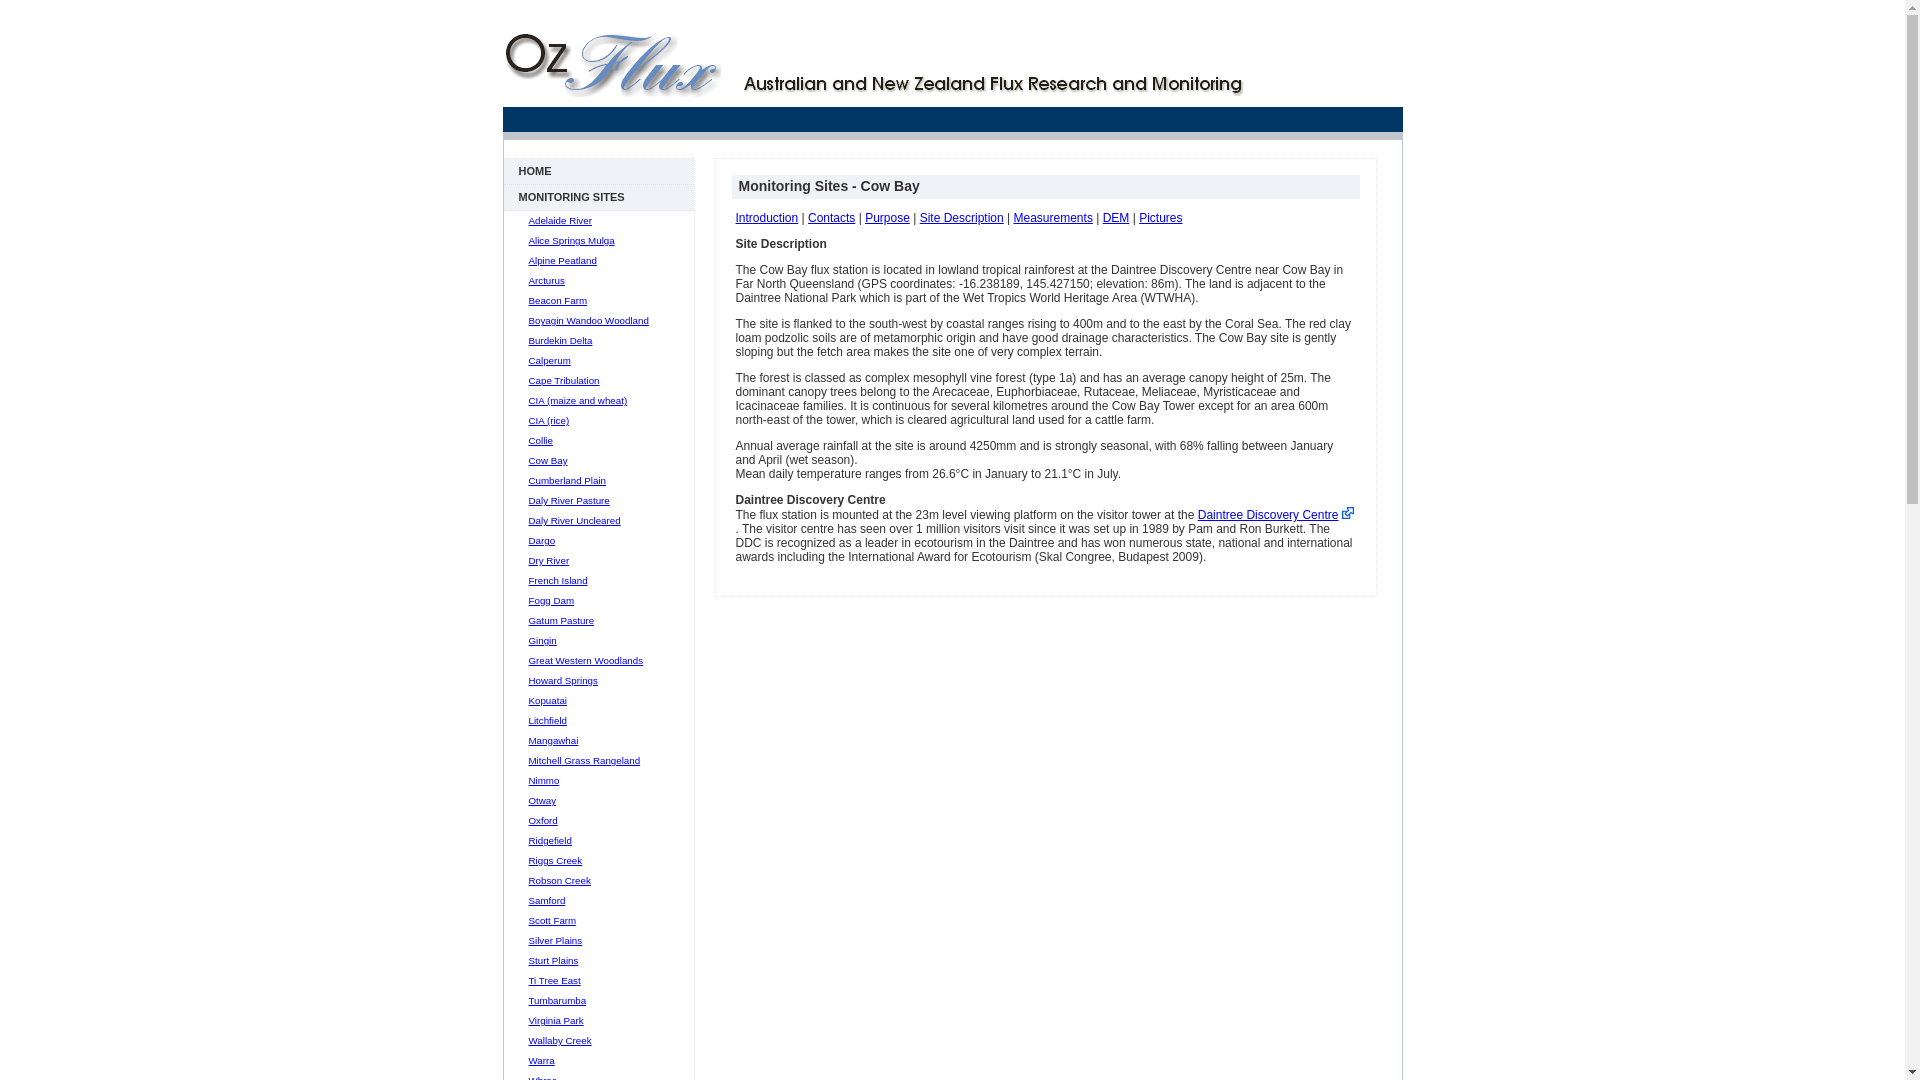 The height and width of the screenshot is (1080, 1920). Describe the element at coordinates (556, 1000) in the screenshot. I see `'Tumbarumba'` at that location.